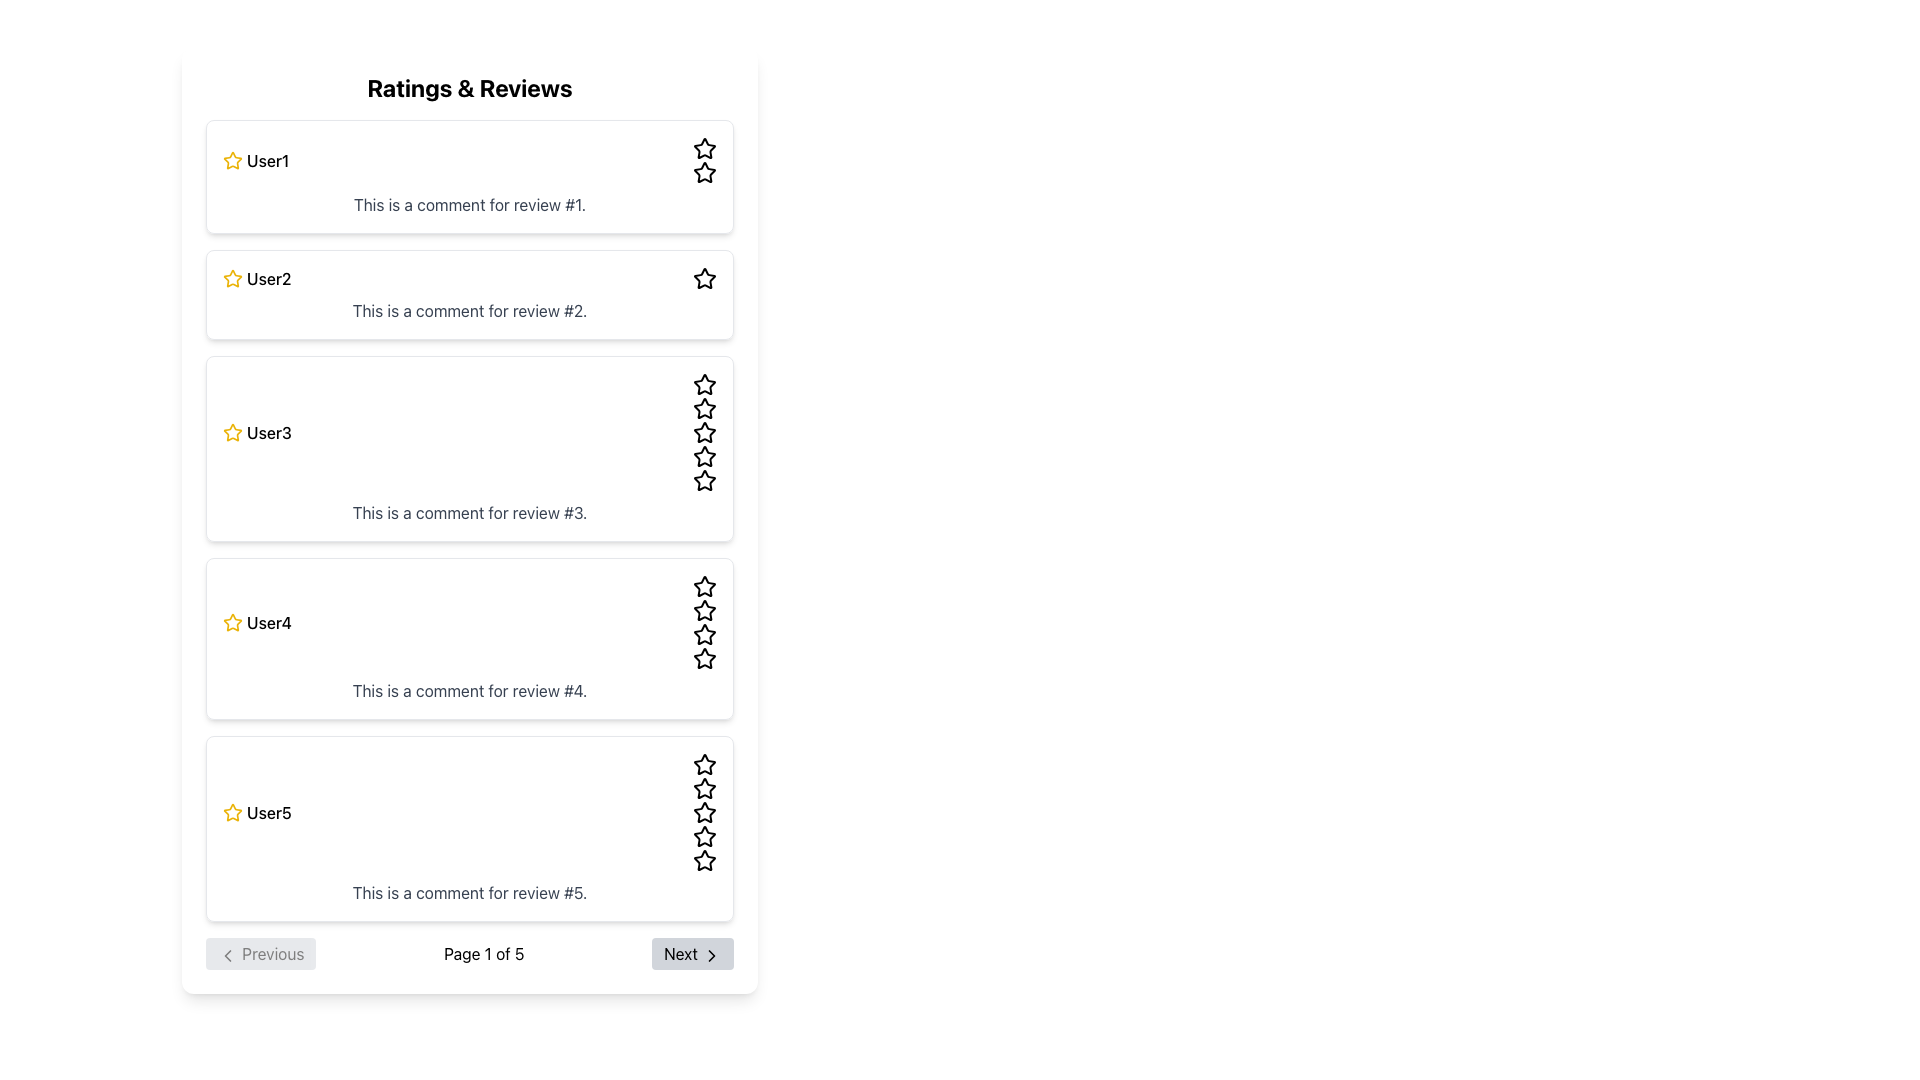 The height and width of the screenshot is (1080, 1920). Describe the element at coordinates (227, 954) in the screenshot. I see `the leftwards chevron icon in the bottom-left corner of the interface` at that location.